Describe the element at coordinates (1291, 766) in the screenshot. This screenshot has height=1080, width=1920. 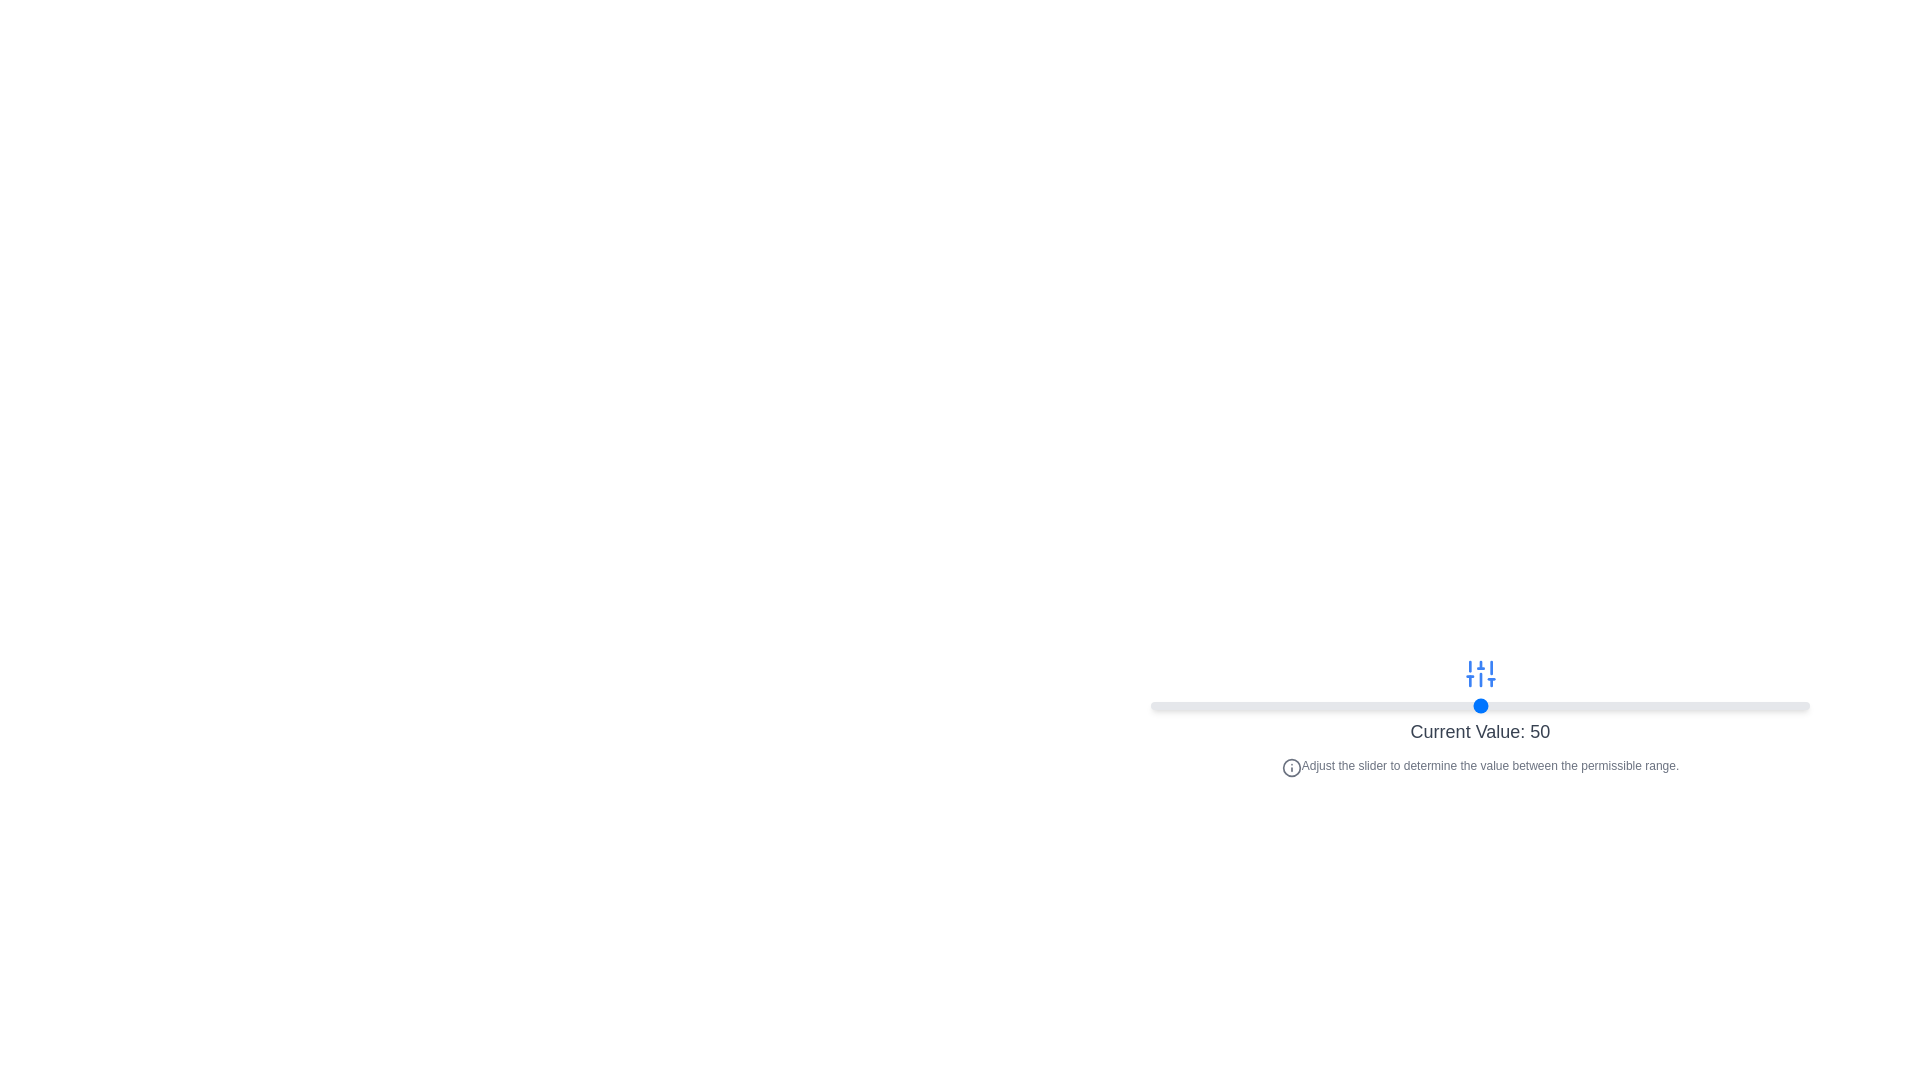
I see `the Circle SVG graphical element, which serves as an illustrative component within the UI, located in the bottom middle section of the page layout` at that location.